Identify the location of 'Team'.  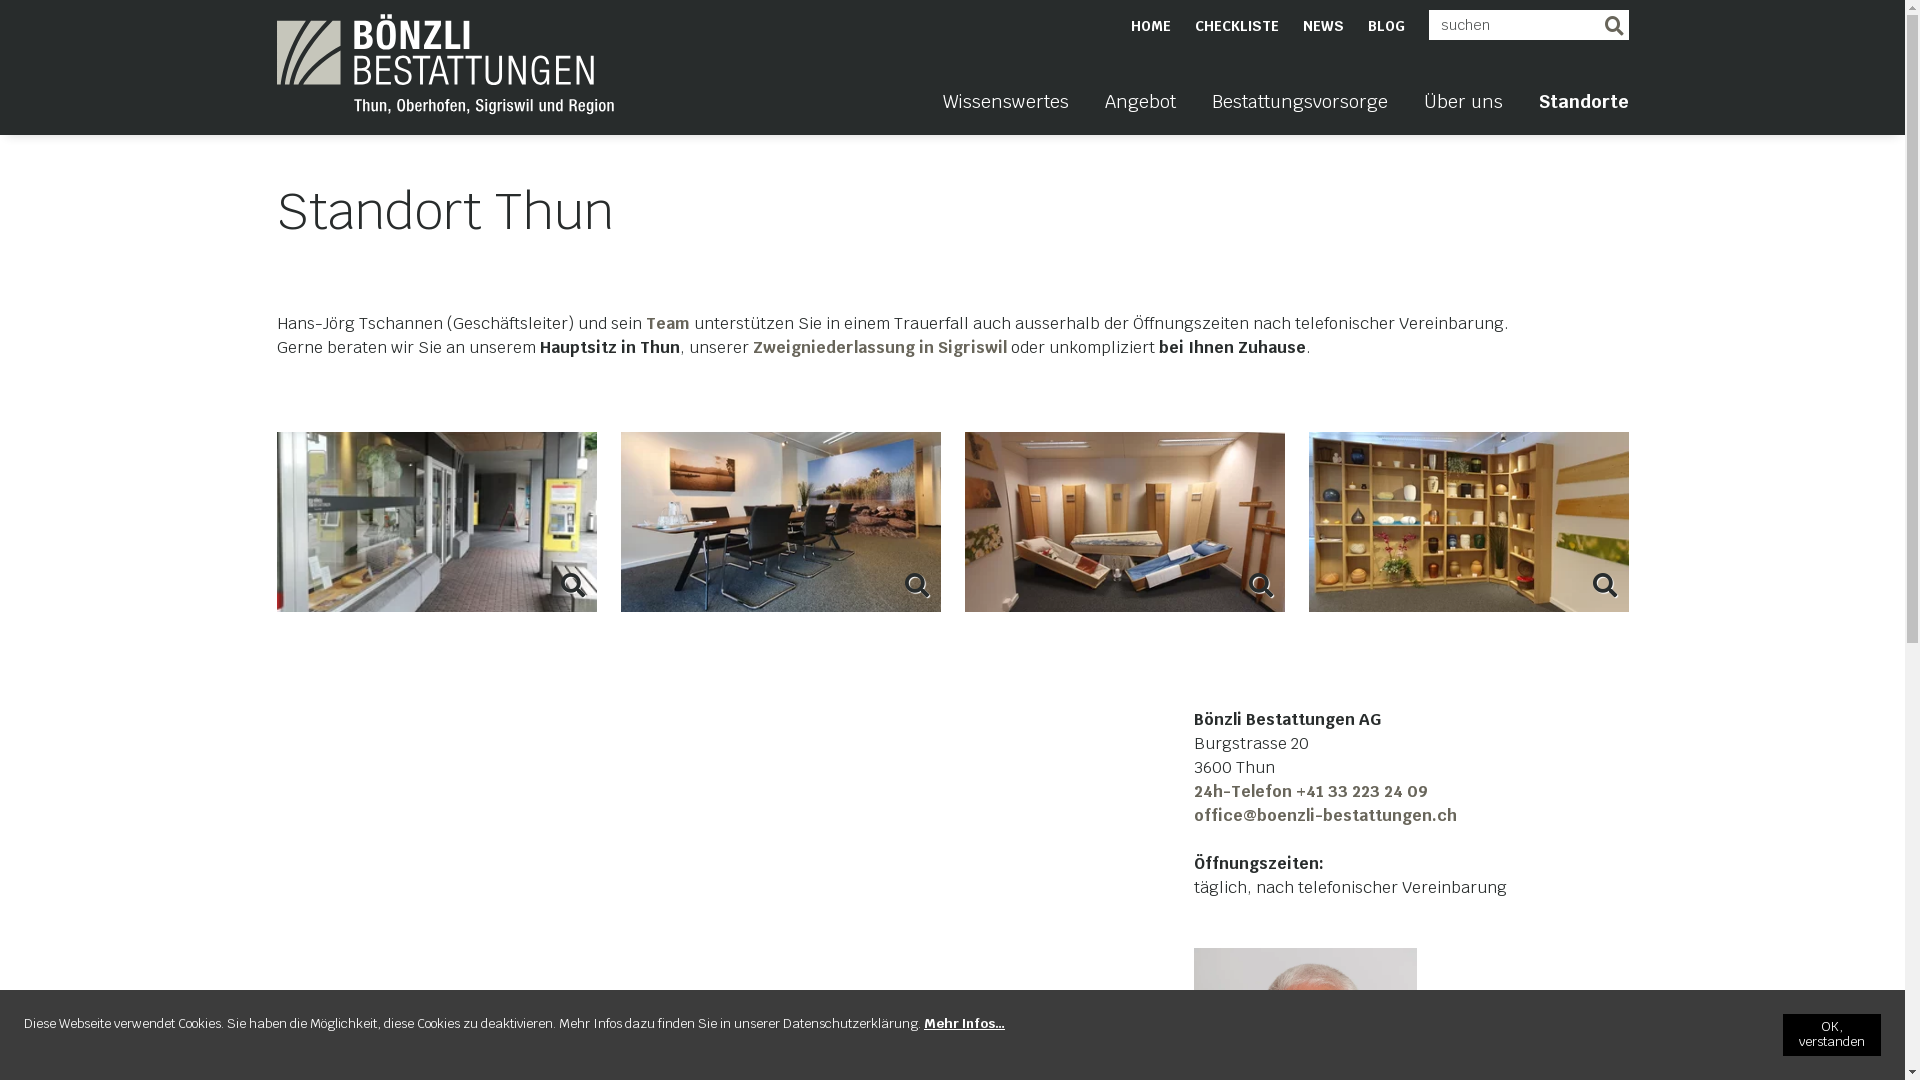
(667, 322).